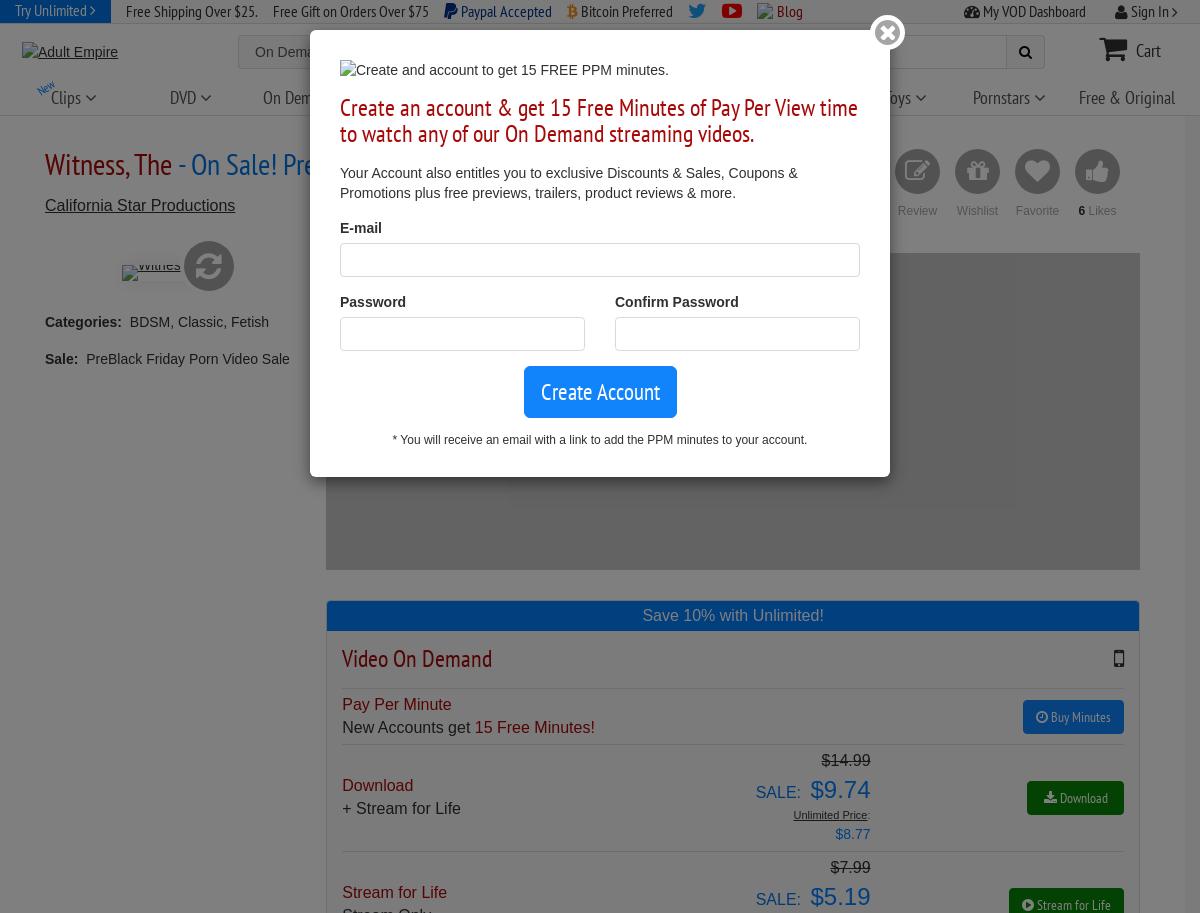 This screenshot has width=1200, height=913. What do you see at coordinates (396, 703) in the screenshot?
I see `'Pay Per Minute'` at bounding box center [396, 703].